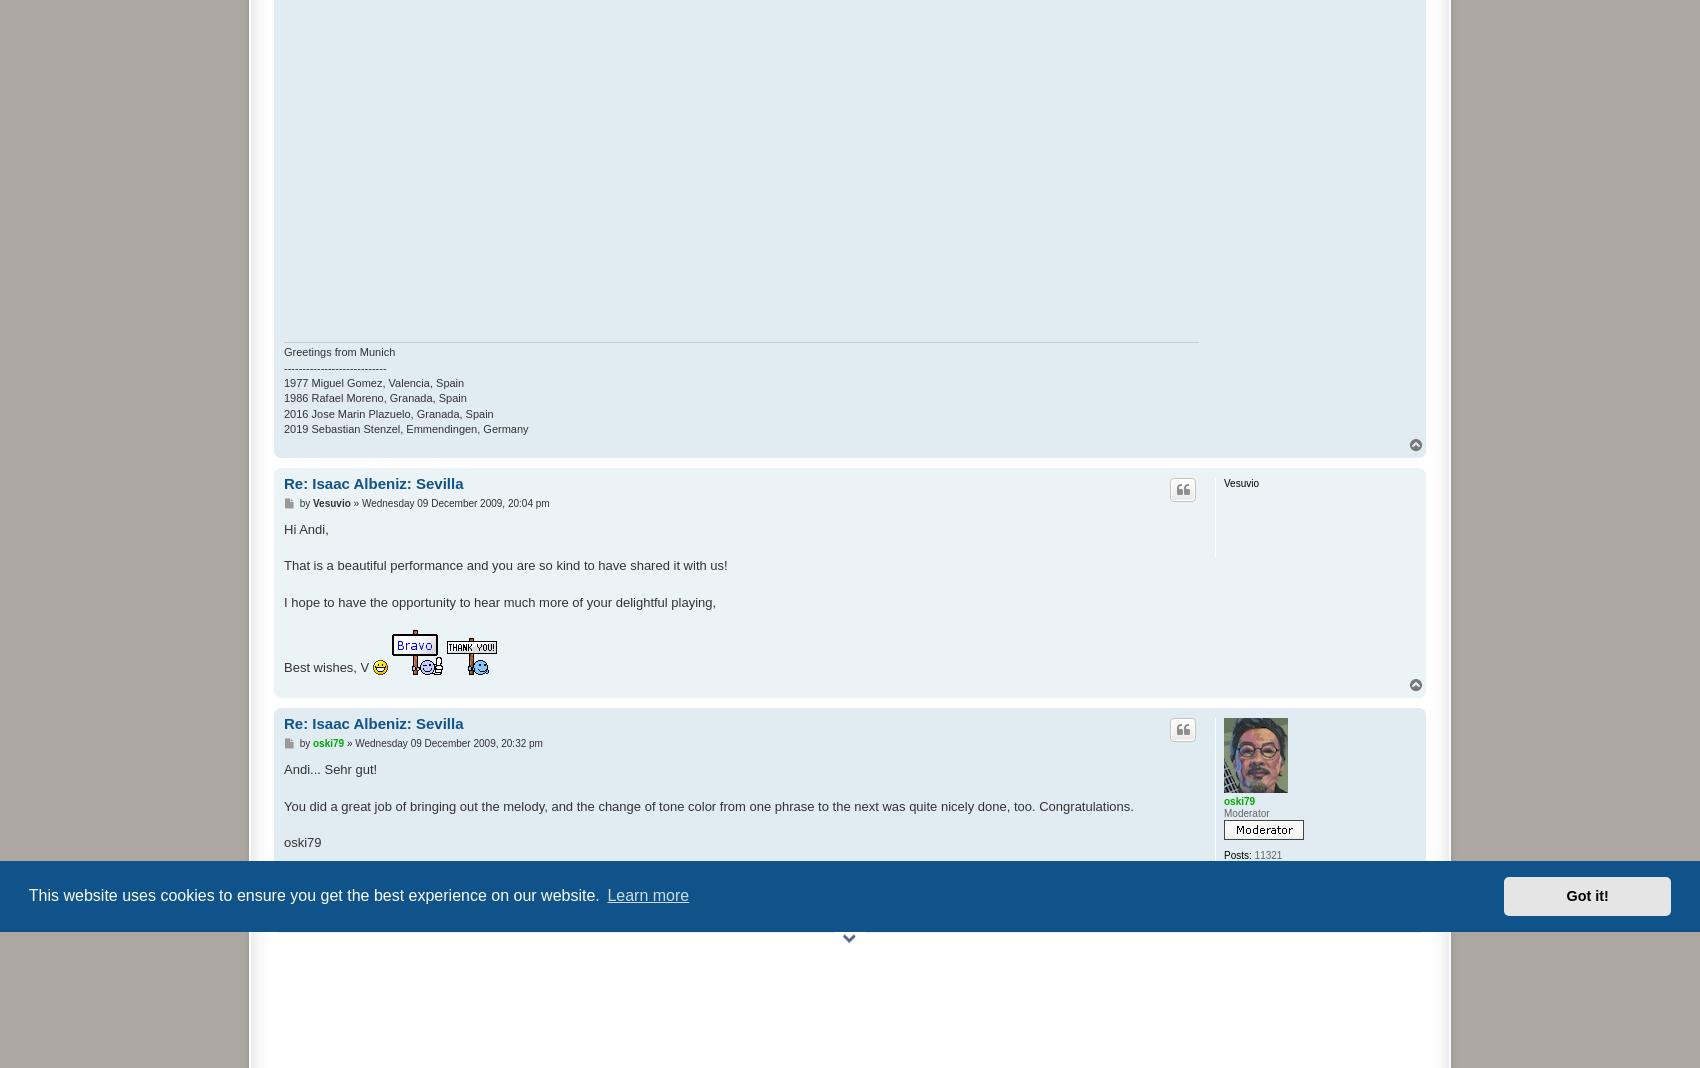  Describe the element at coordinates (334, 365) in the screenshot. I see `'----------------------------'` at that location.